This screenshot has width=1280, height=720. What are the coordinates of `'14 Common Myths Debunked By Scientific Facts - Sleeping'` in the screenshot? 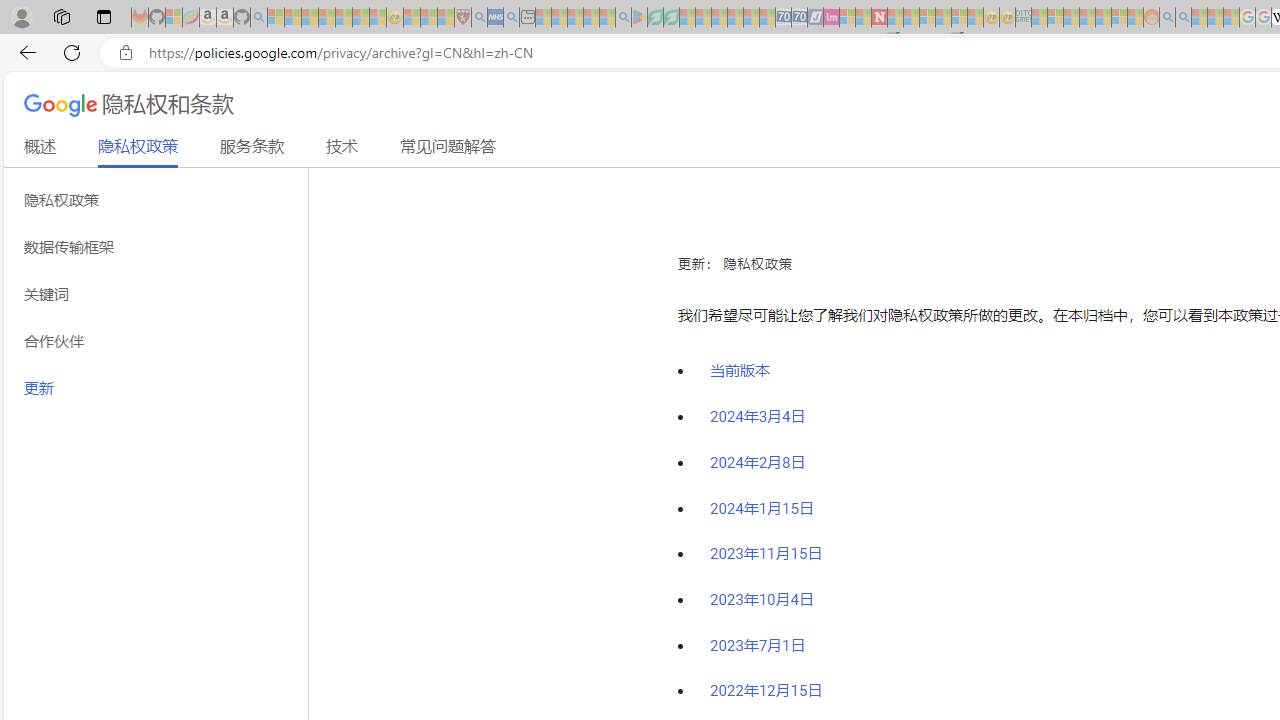 It's located at (910, 17).